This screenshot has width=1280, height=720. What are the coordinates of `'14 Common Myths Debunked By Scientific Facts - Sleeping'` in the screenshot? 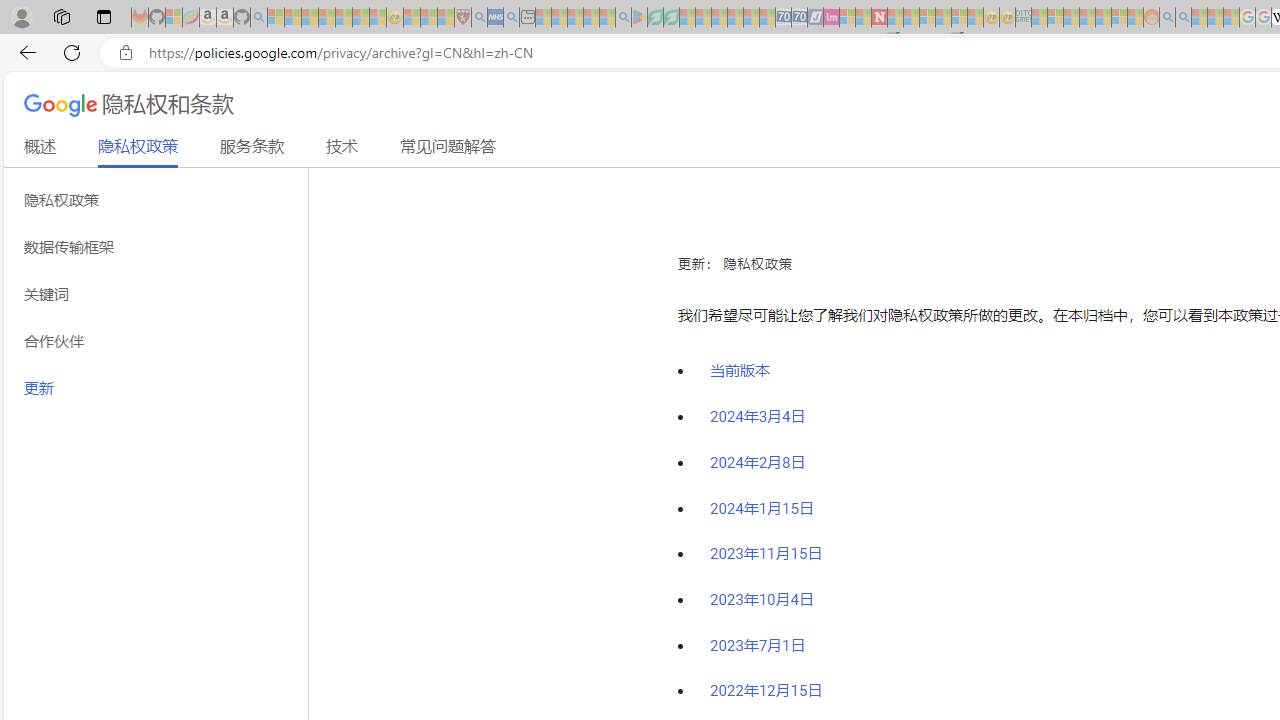 It's located at (910, 17).